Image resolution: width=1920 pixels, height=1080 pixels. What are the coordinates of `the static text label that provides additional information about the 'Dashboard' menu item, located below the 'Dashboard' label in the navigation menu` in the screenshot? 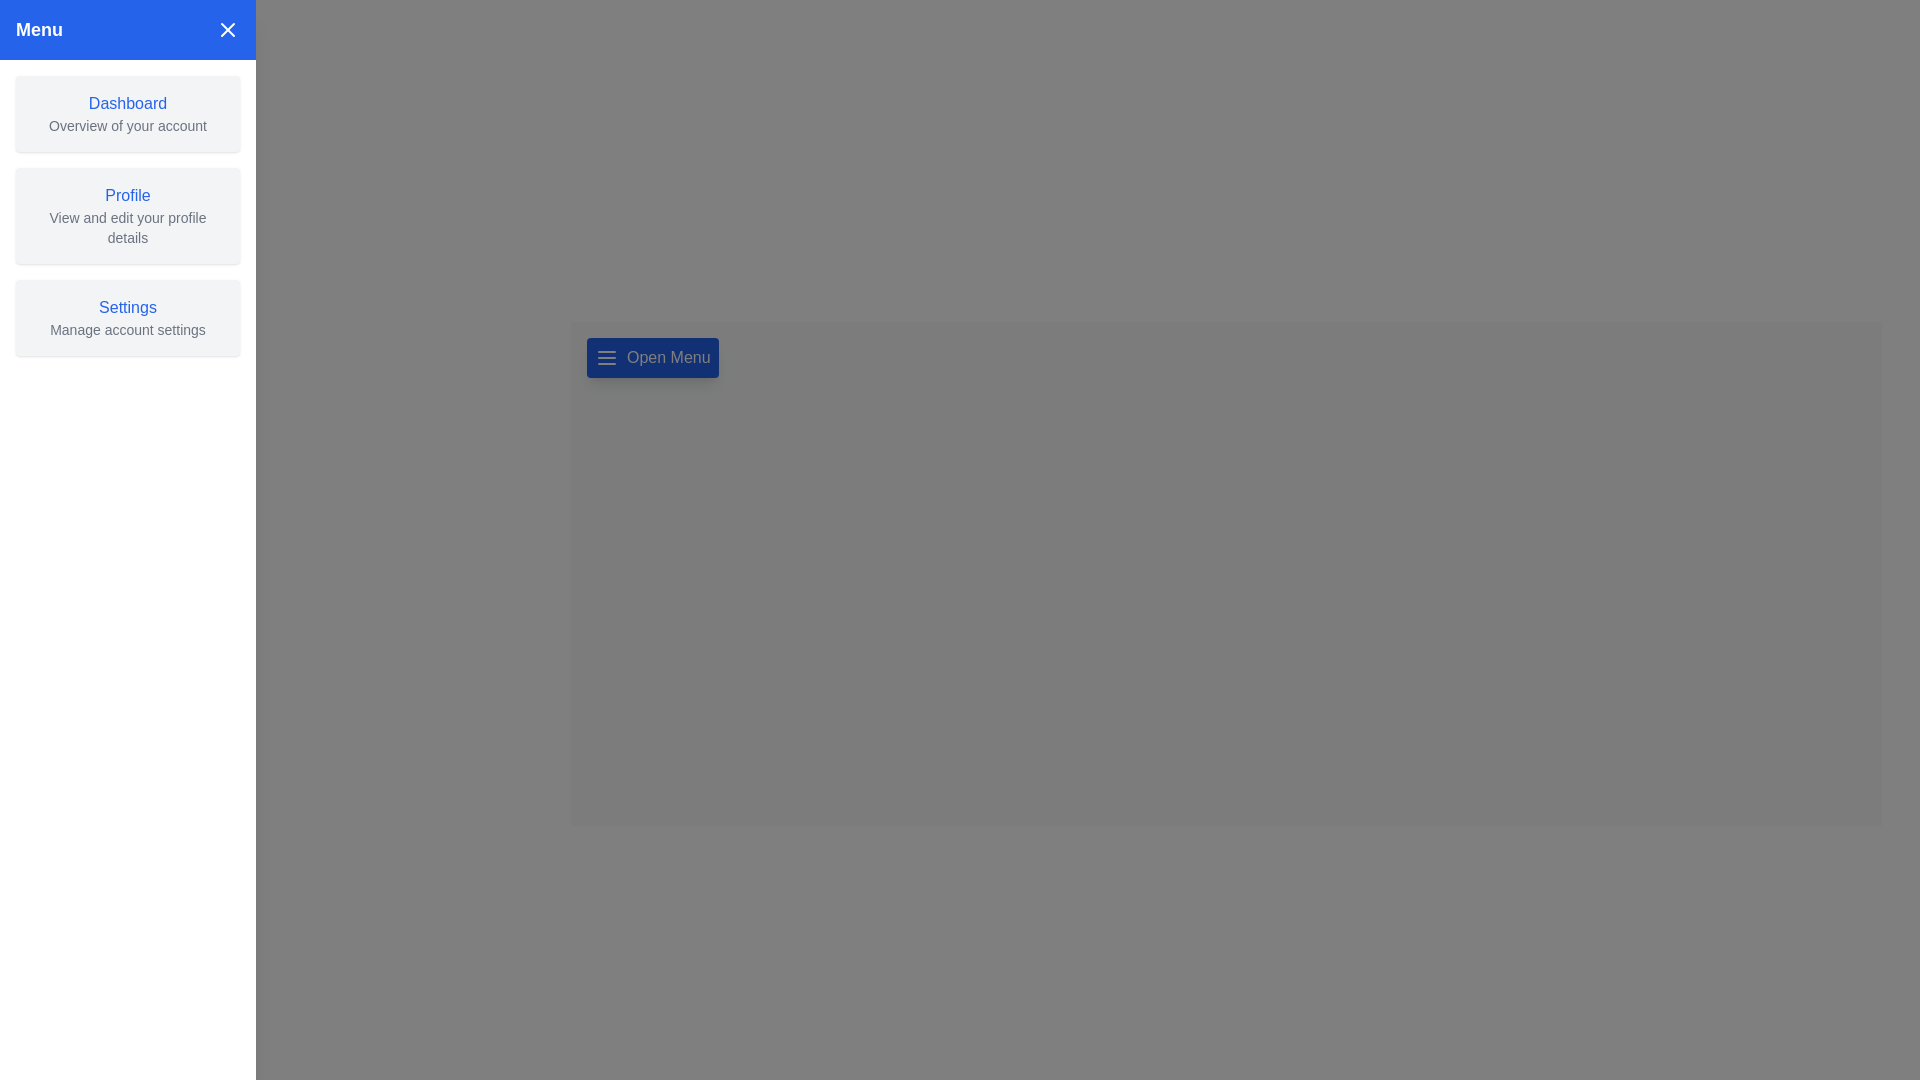 It's located at (127, 126).